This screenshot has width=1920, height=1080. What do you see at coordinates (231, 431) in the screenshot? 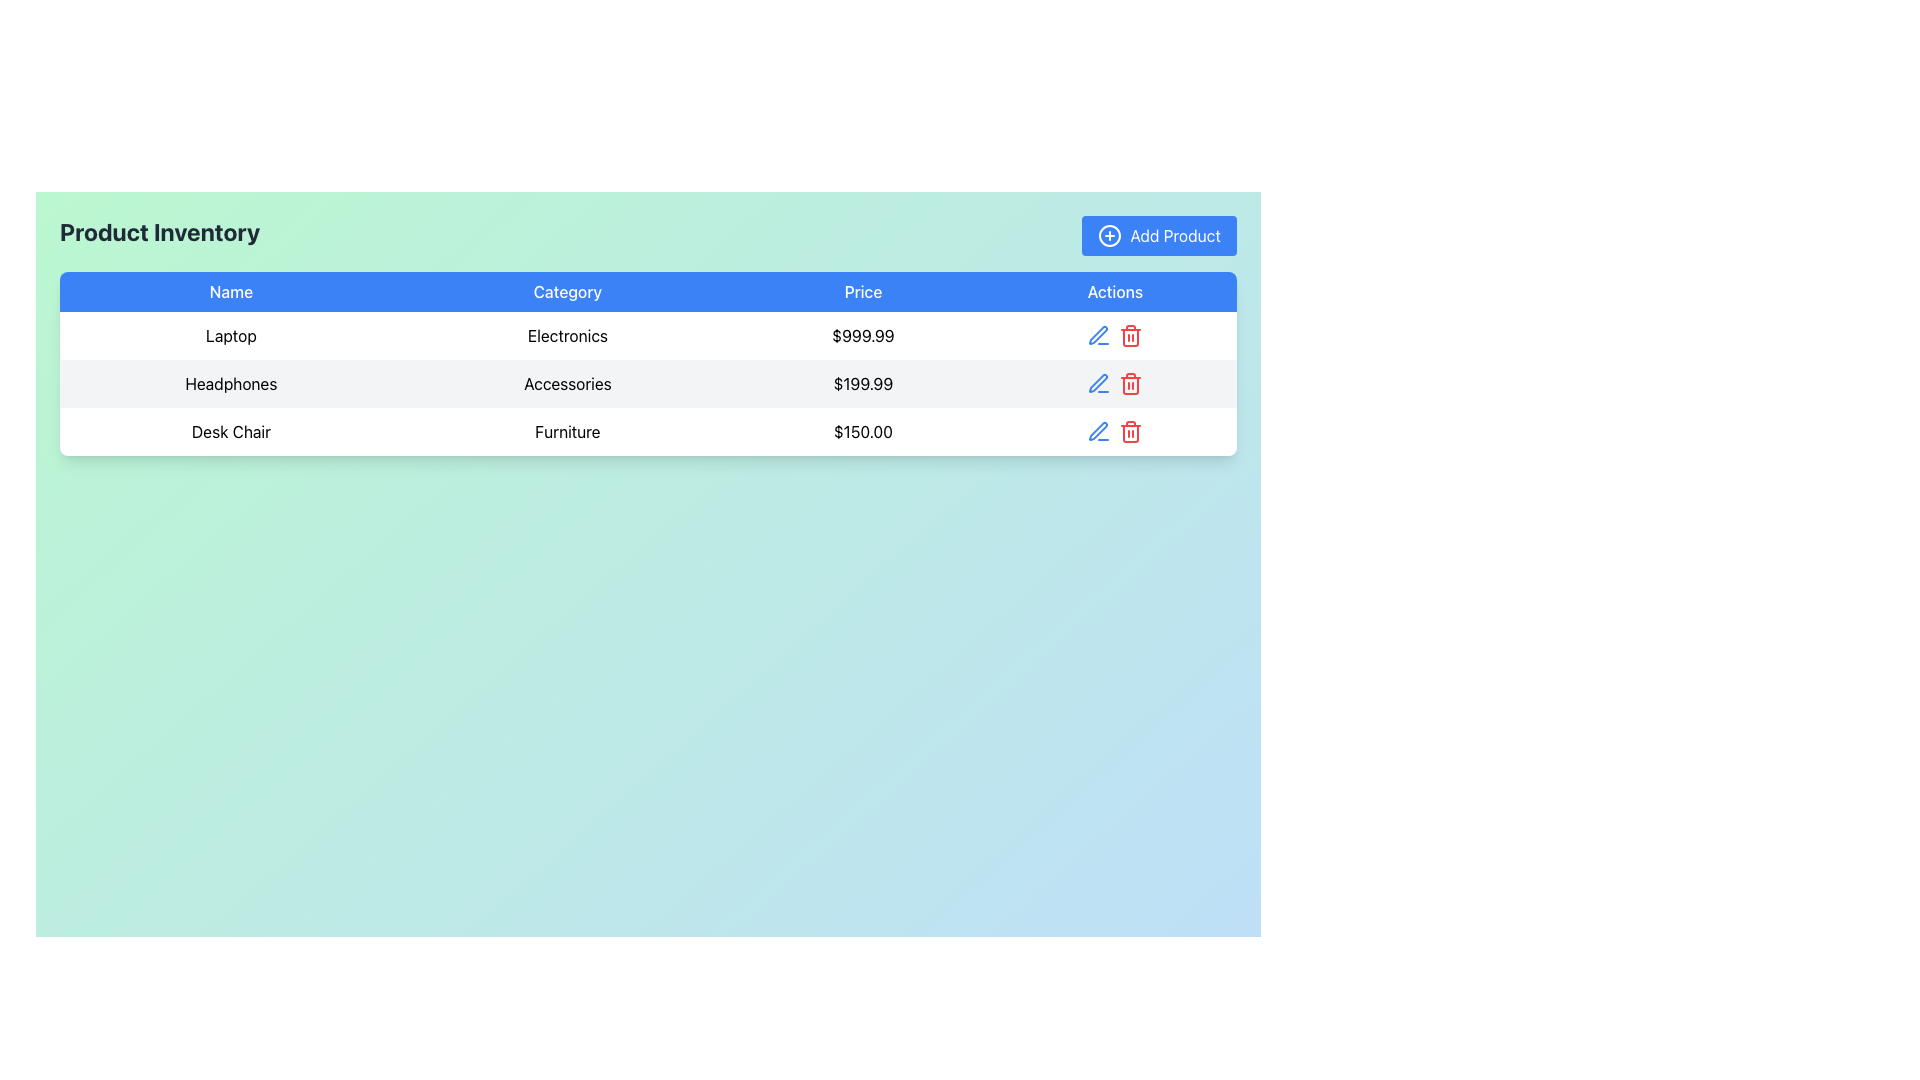
I see `value 'Desk Chair' from the Text Label located in the first column of the third row in the 'Product Inventory' table` at bounding box center [231, 431].